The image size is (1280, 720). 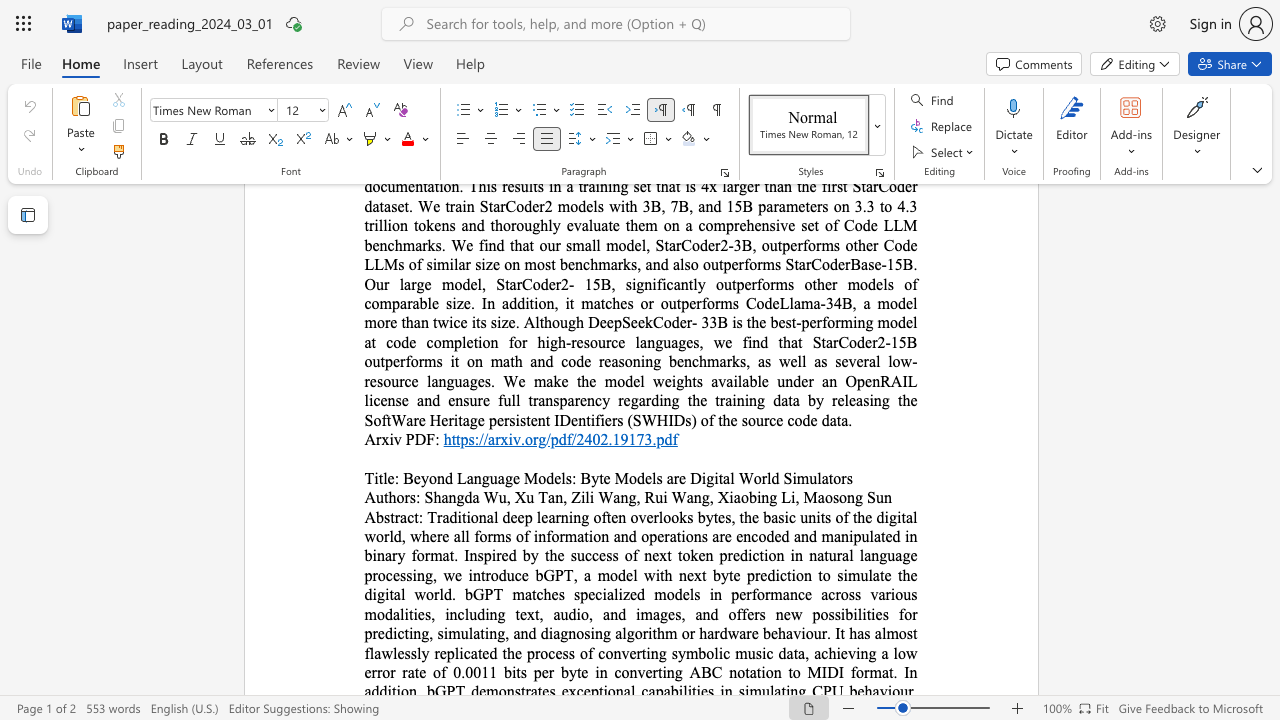 I want to click on the subset text "latin" within the text "Traditional deep learning often overlooks bytes, the basic units of the digital world, where all forms of information and operations are encoded and manipulated in binary format. Inspired by the success of next token prediction in natural language processing, we introduce bGPT, a model with next byte prediction to simulate the digital world. bGPT matches specialized models in performance across various modalities, including text, audio, and images, and offers new possibilities for predicting, simulating, and diagnosing algorithm or hardware behaviour. It has almost flawlessly", so click(x=467, y=633).